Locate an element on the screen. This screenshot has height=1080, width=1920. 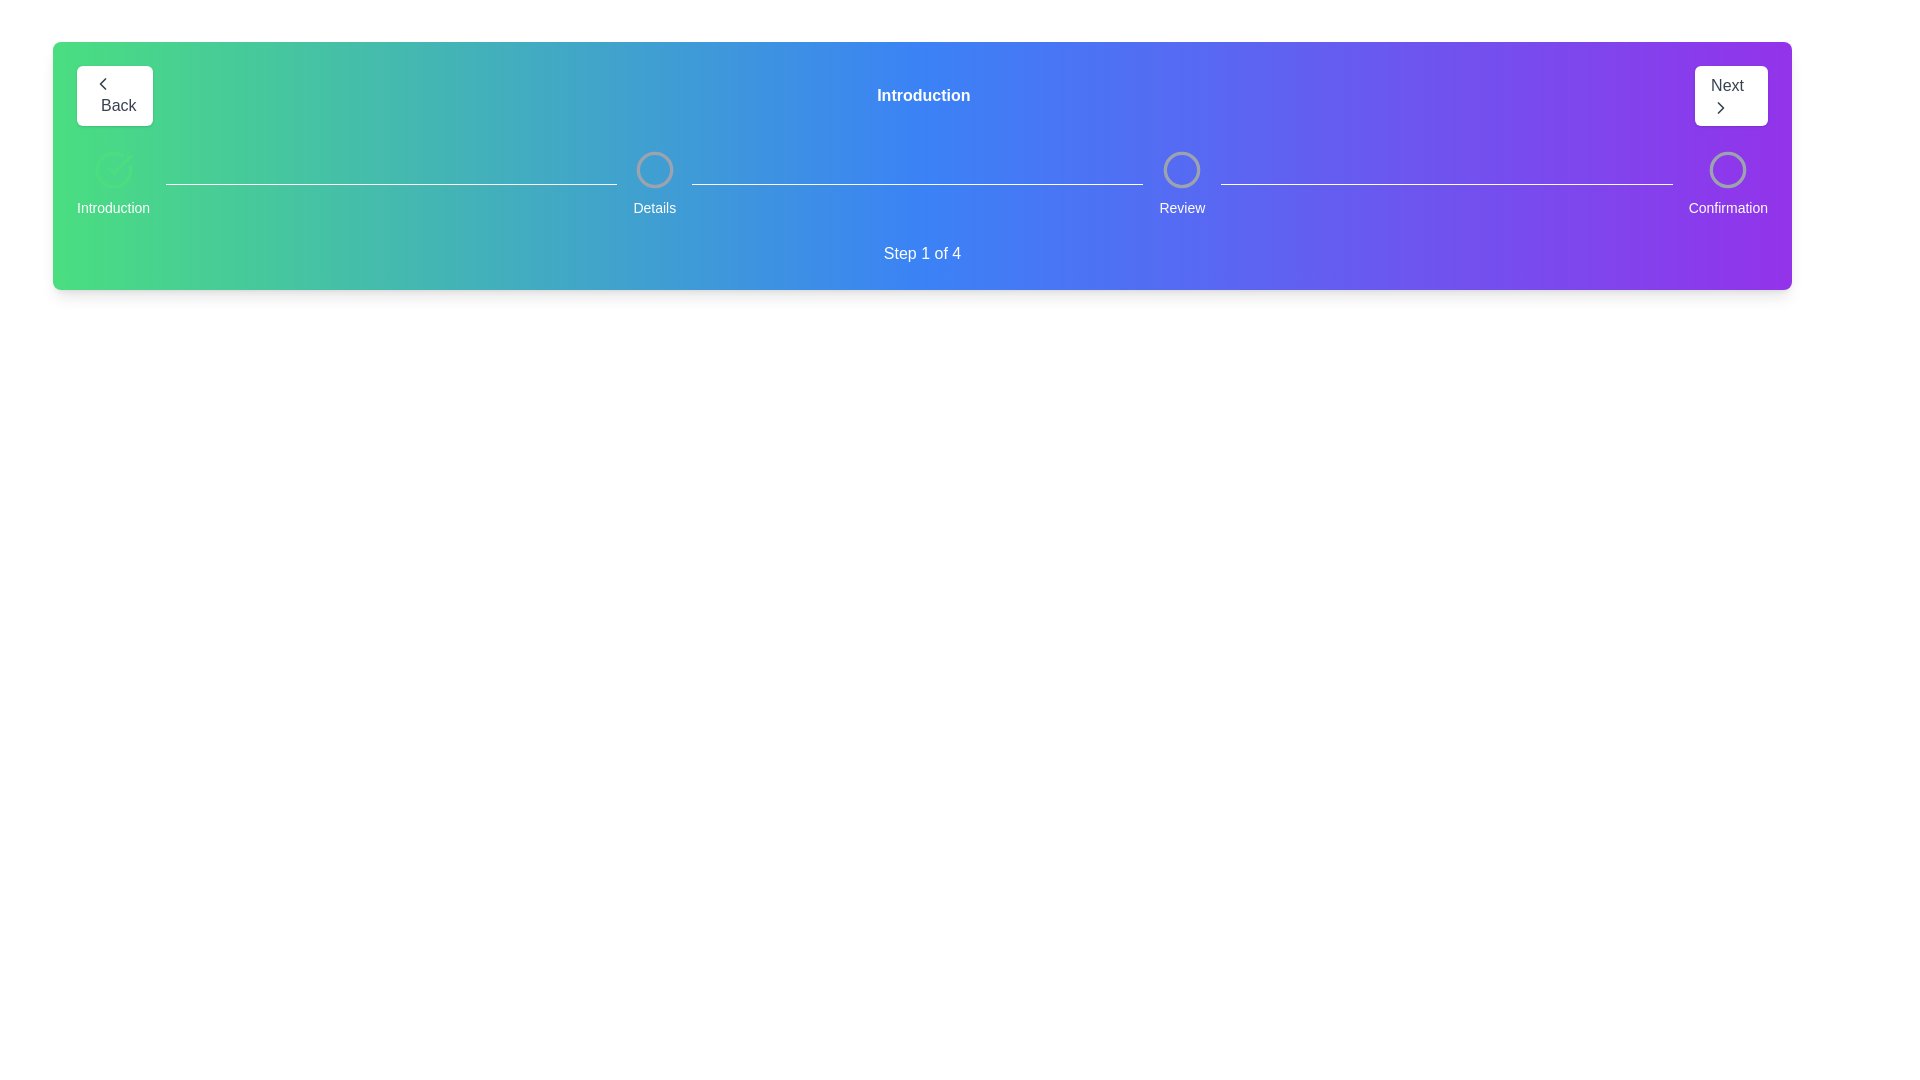
the fourth step of the horizontal stepper labeled 'Confirmation' is located at coordinates (1727, 184).